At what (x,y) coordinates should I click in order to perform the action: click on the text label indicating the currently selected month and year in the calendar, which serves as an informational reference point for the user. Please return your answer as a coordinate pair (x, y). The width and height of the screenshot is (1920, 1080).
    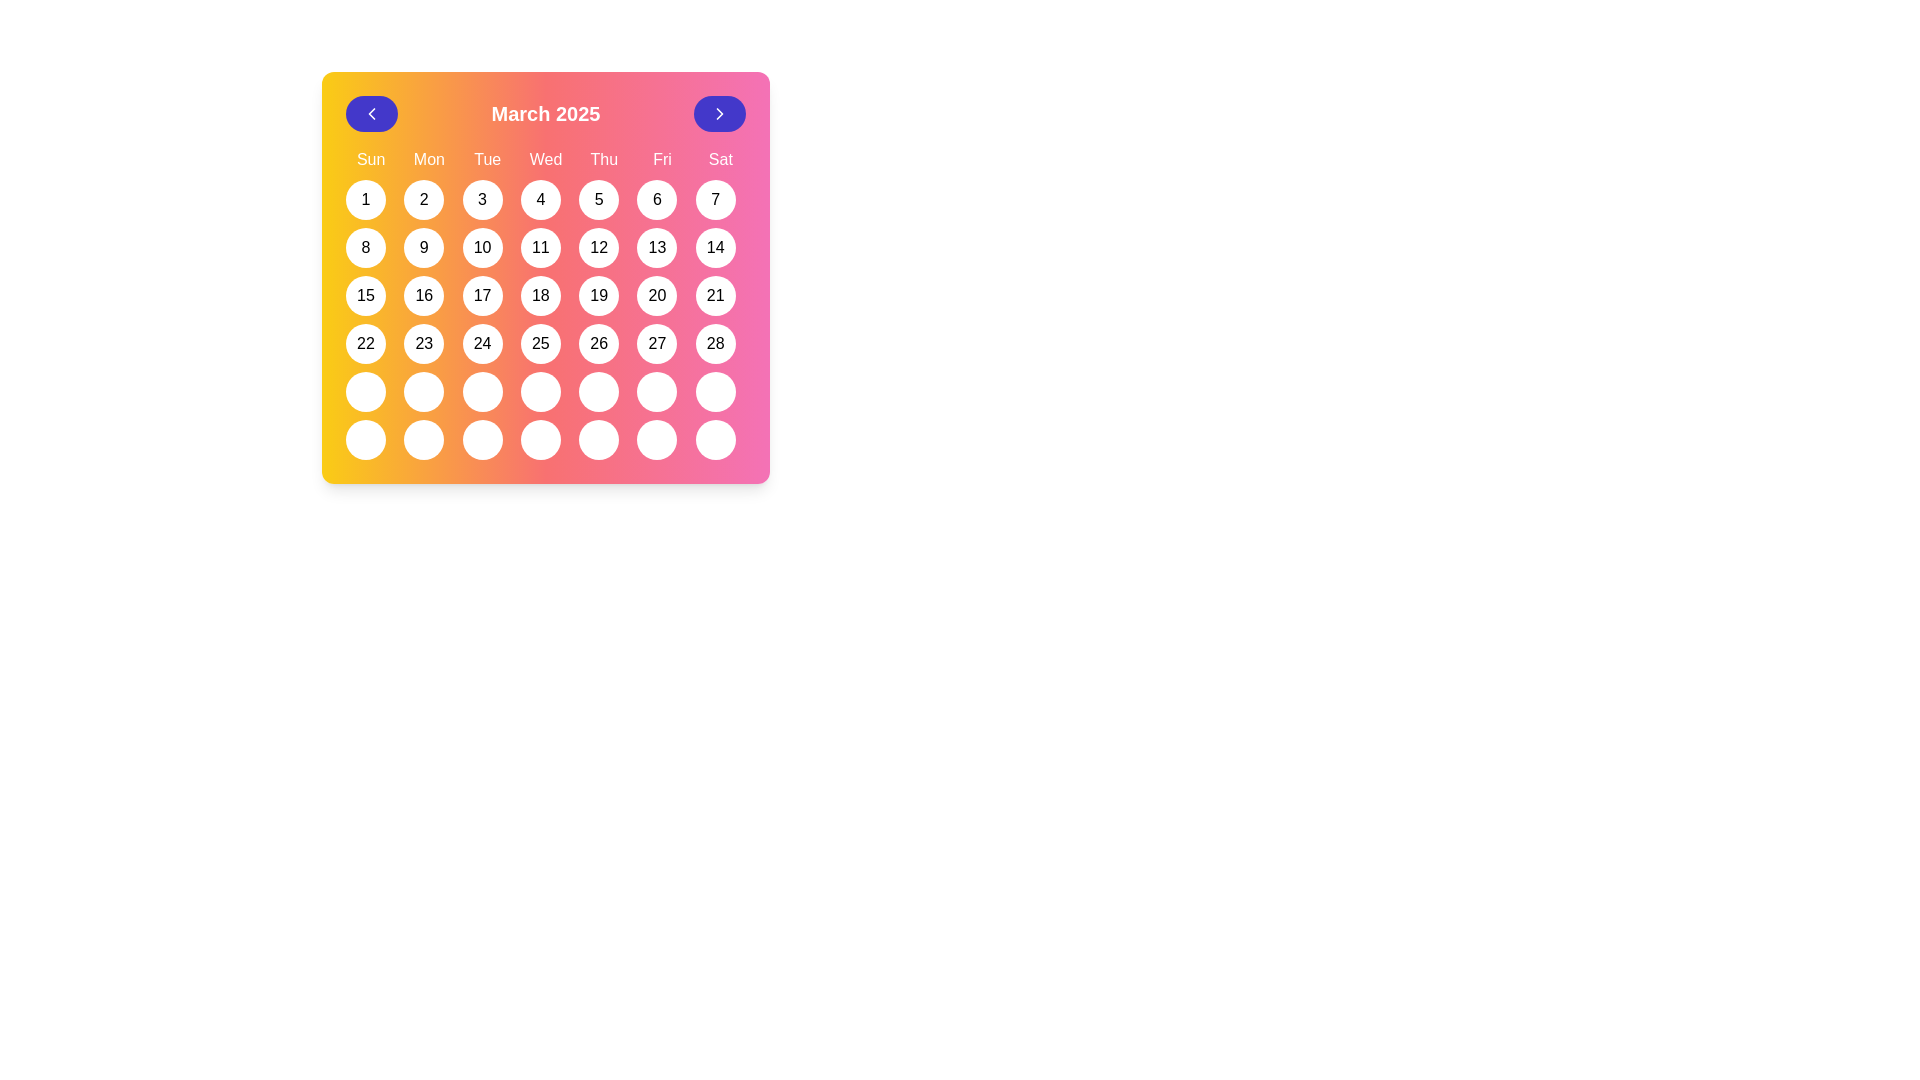
    Looking at the image, I should click on (546, 114).